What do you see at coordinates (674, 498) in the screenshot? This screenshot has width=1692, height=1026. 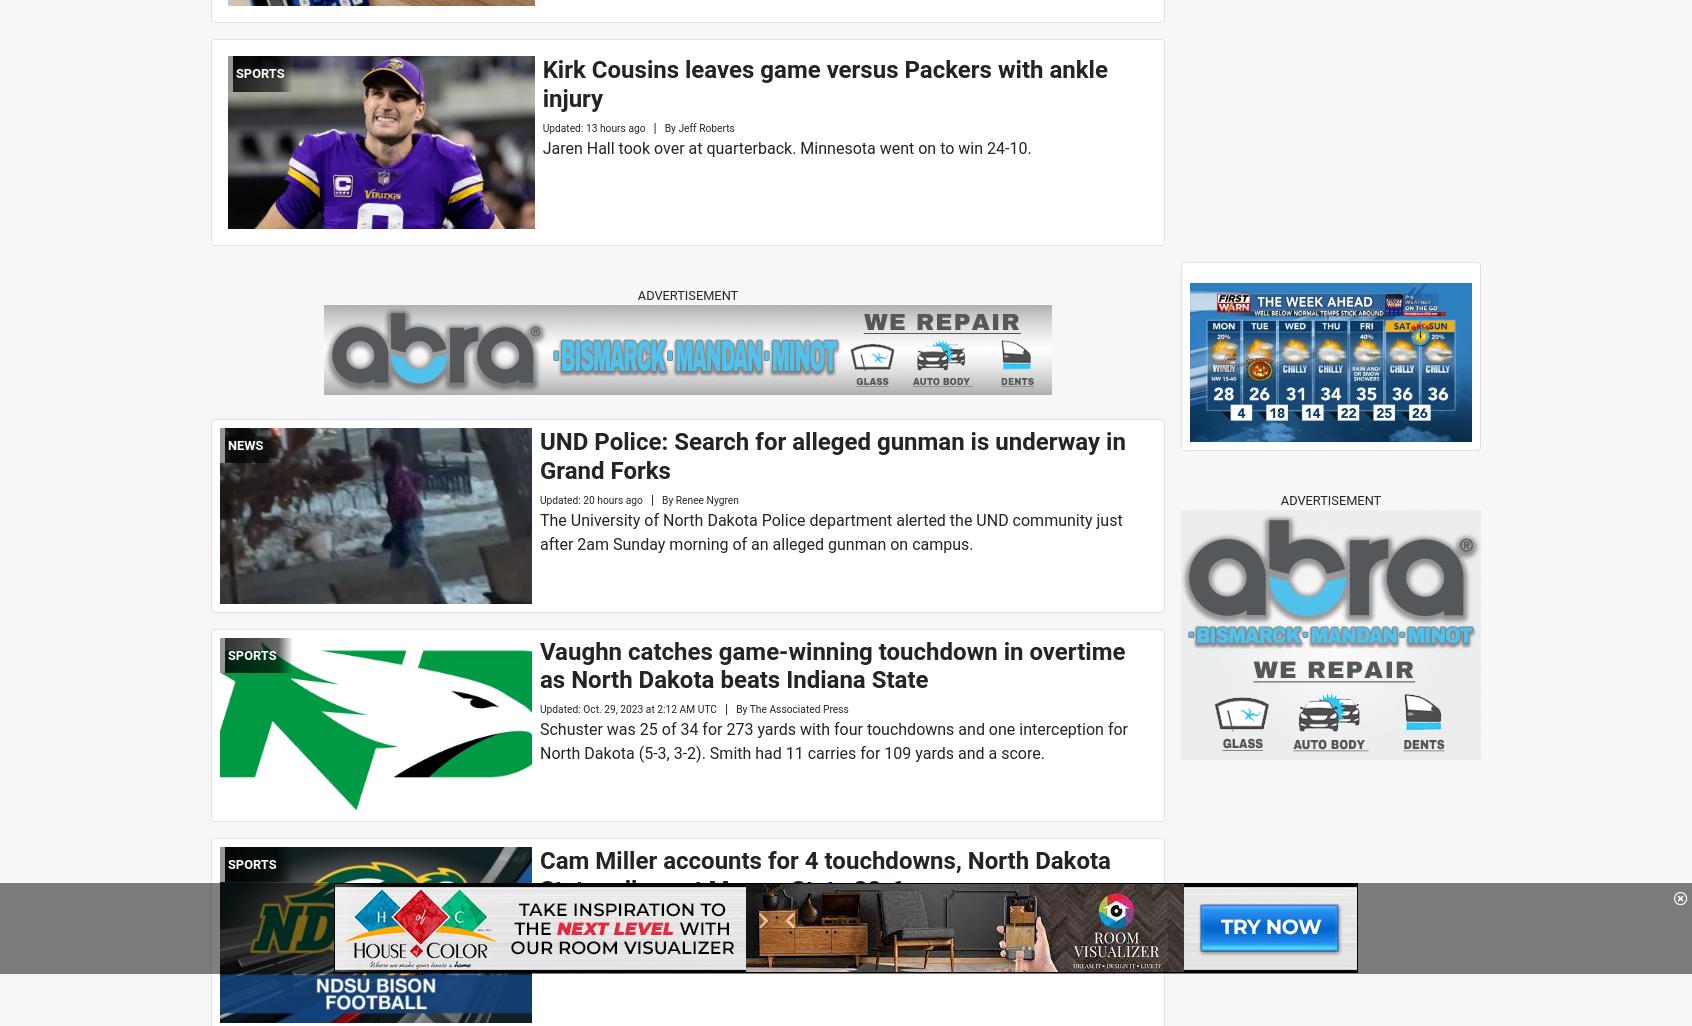 I see `'Renee Nygren'` at bounding box center [674, 498].